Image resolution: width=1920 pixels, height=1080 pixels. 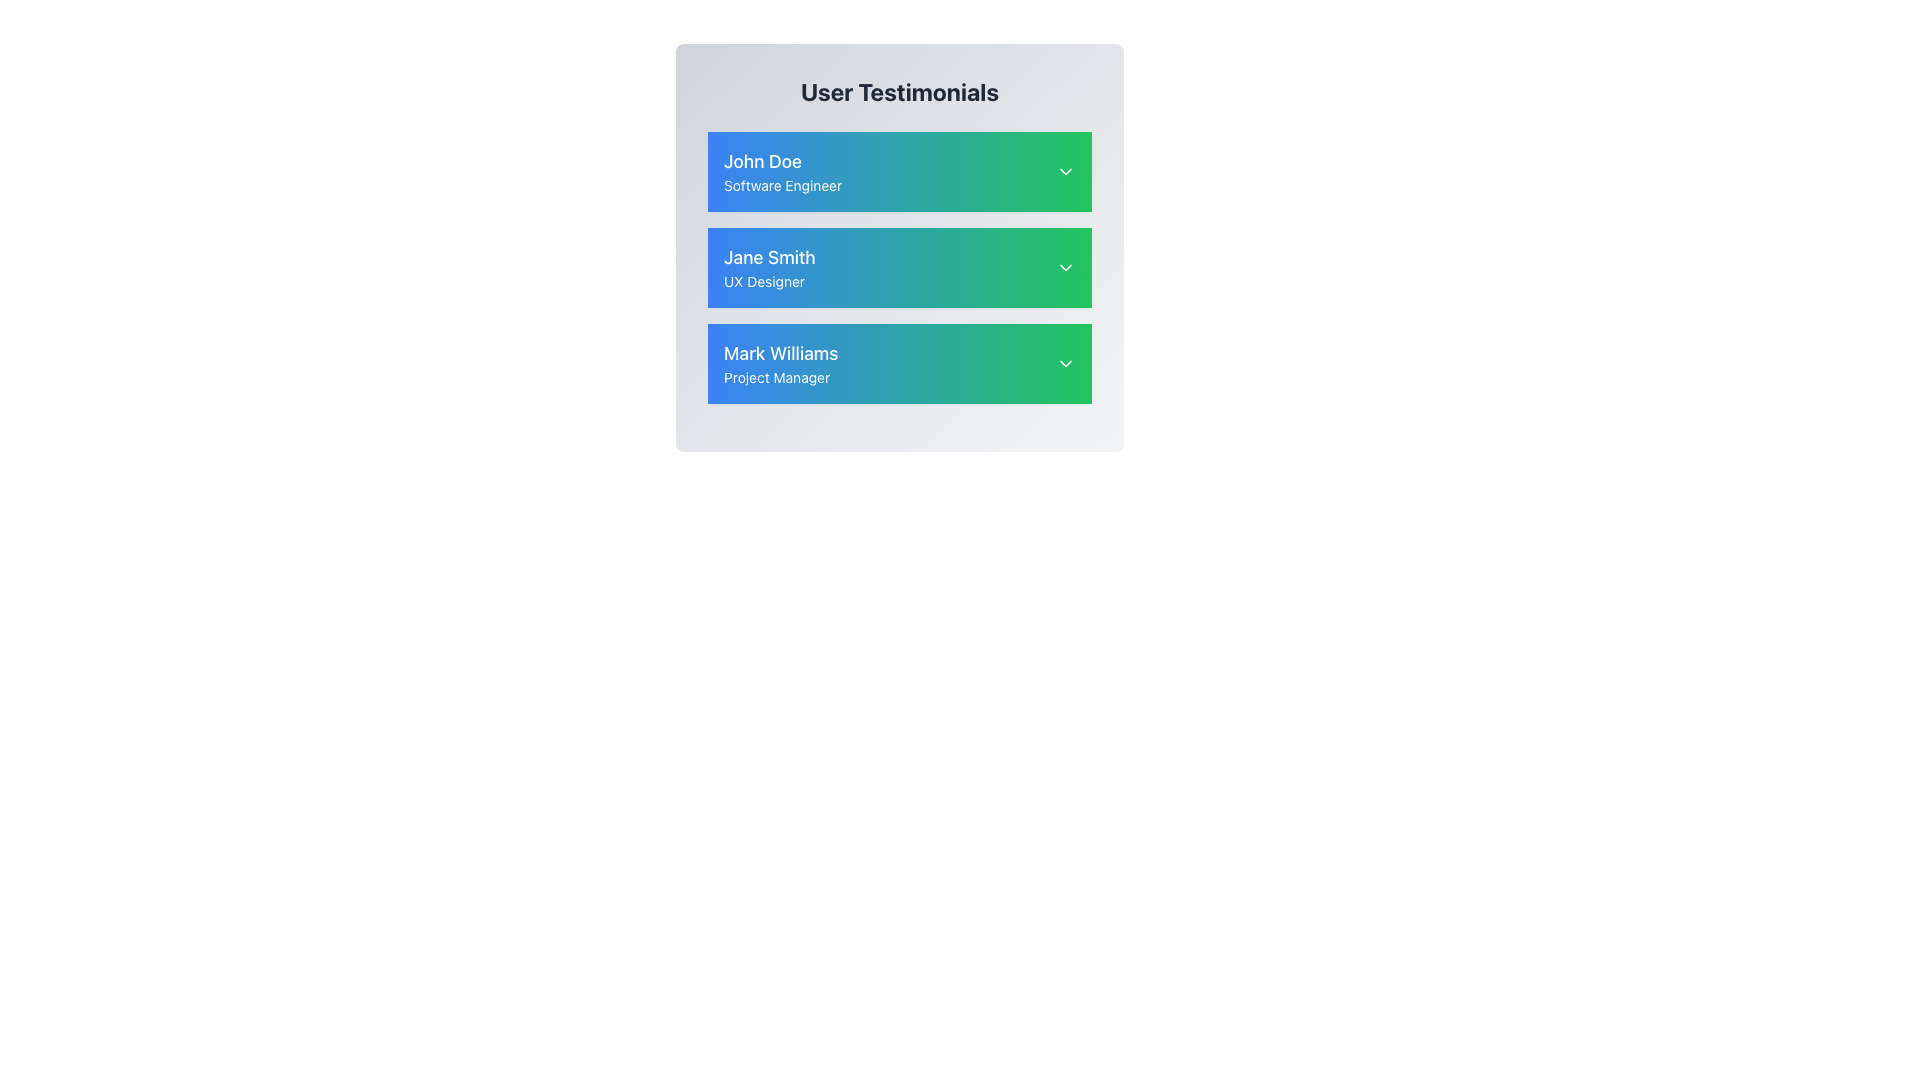 I want to click on the Informational Card that displays 'Mark Williams' and 'Project Manager' with a gradient background, located at the bottom of the User Testimonials box, so click(x=899, y=363).